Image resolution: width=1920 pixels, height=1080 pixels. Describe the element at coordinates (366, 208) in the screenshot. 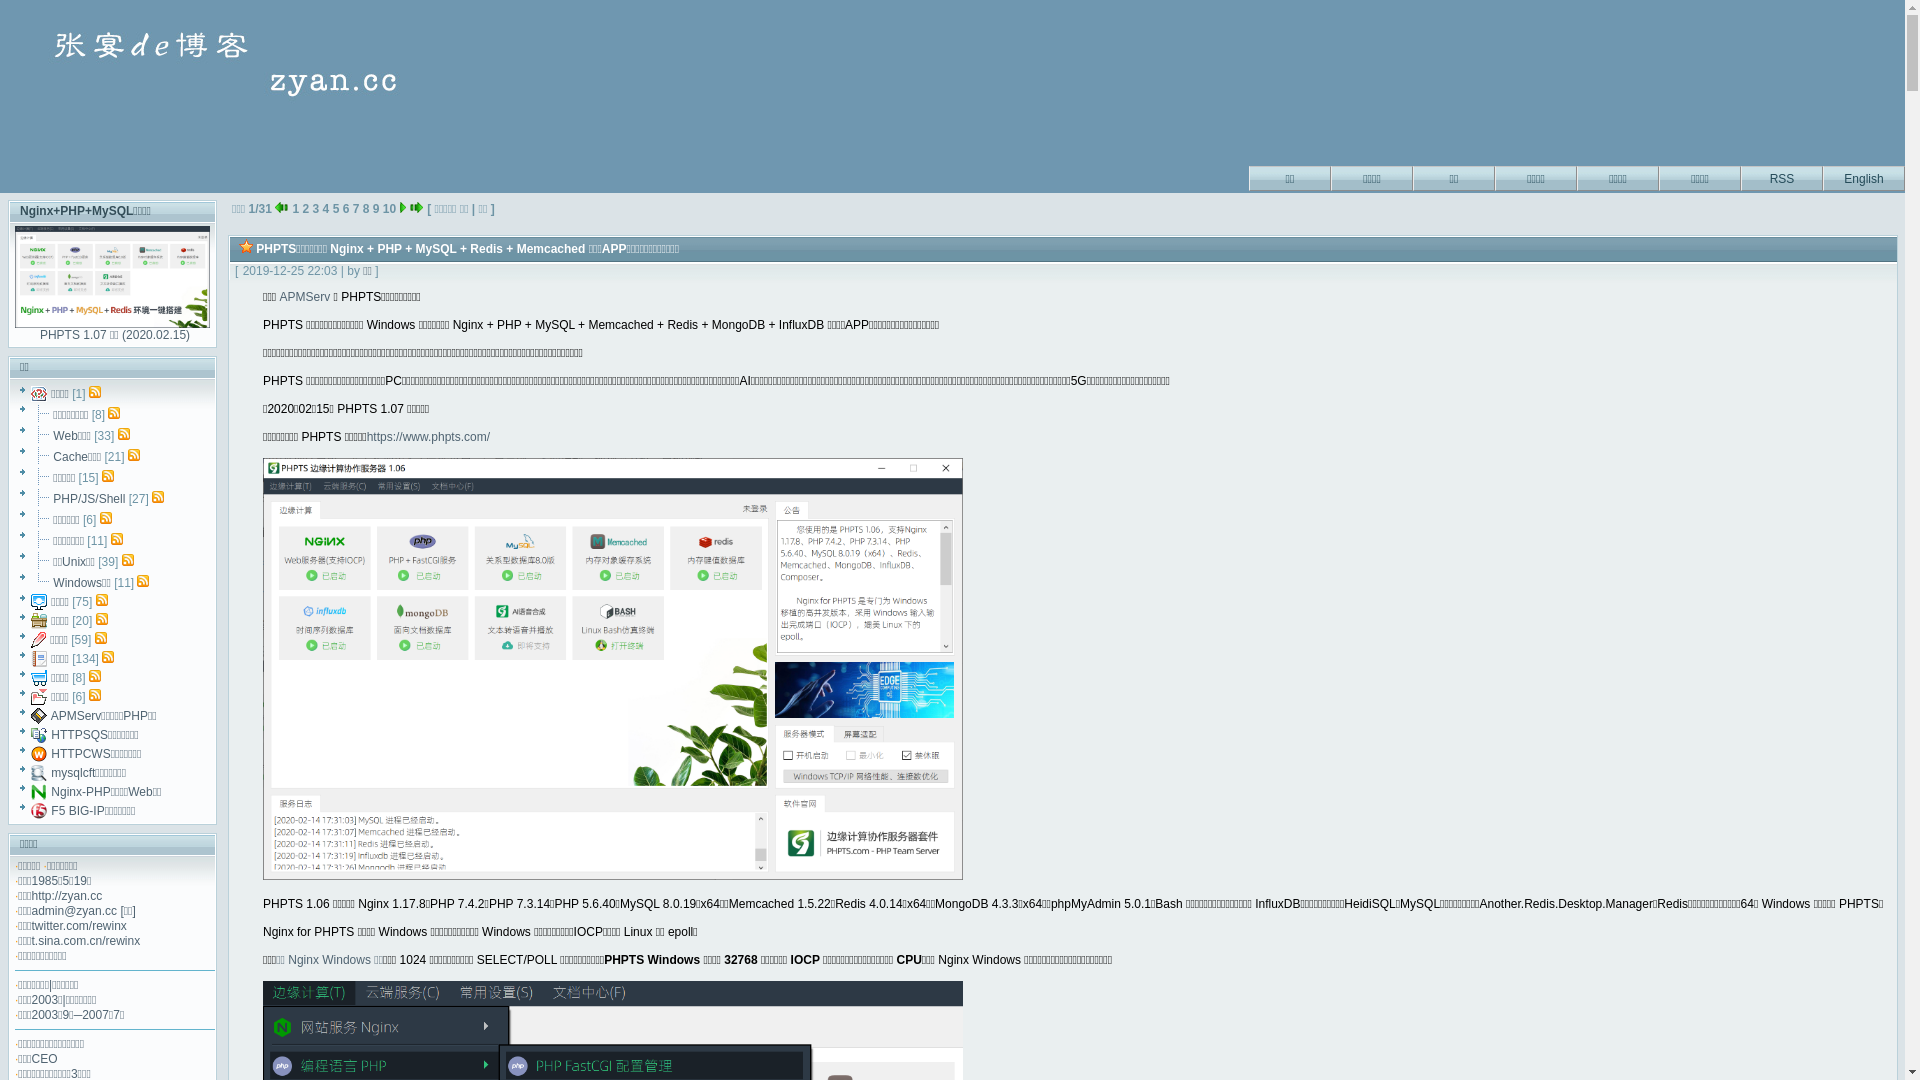

I see `'8'` at that location.